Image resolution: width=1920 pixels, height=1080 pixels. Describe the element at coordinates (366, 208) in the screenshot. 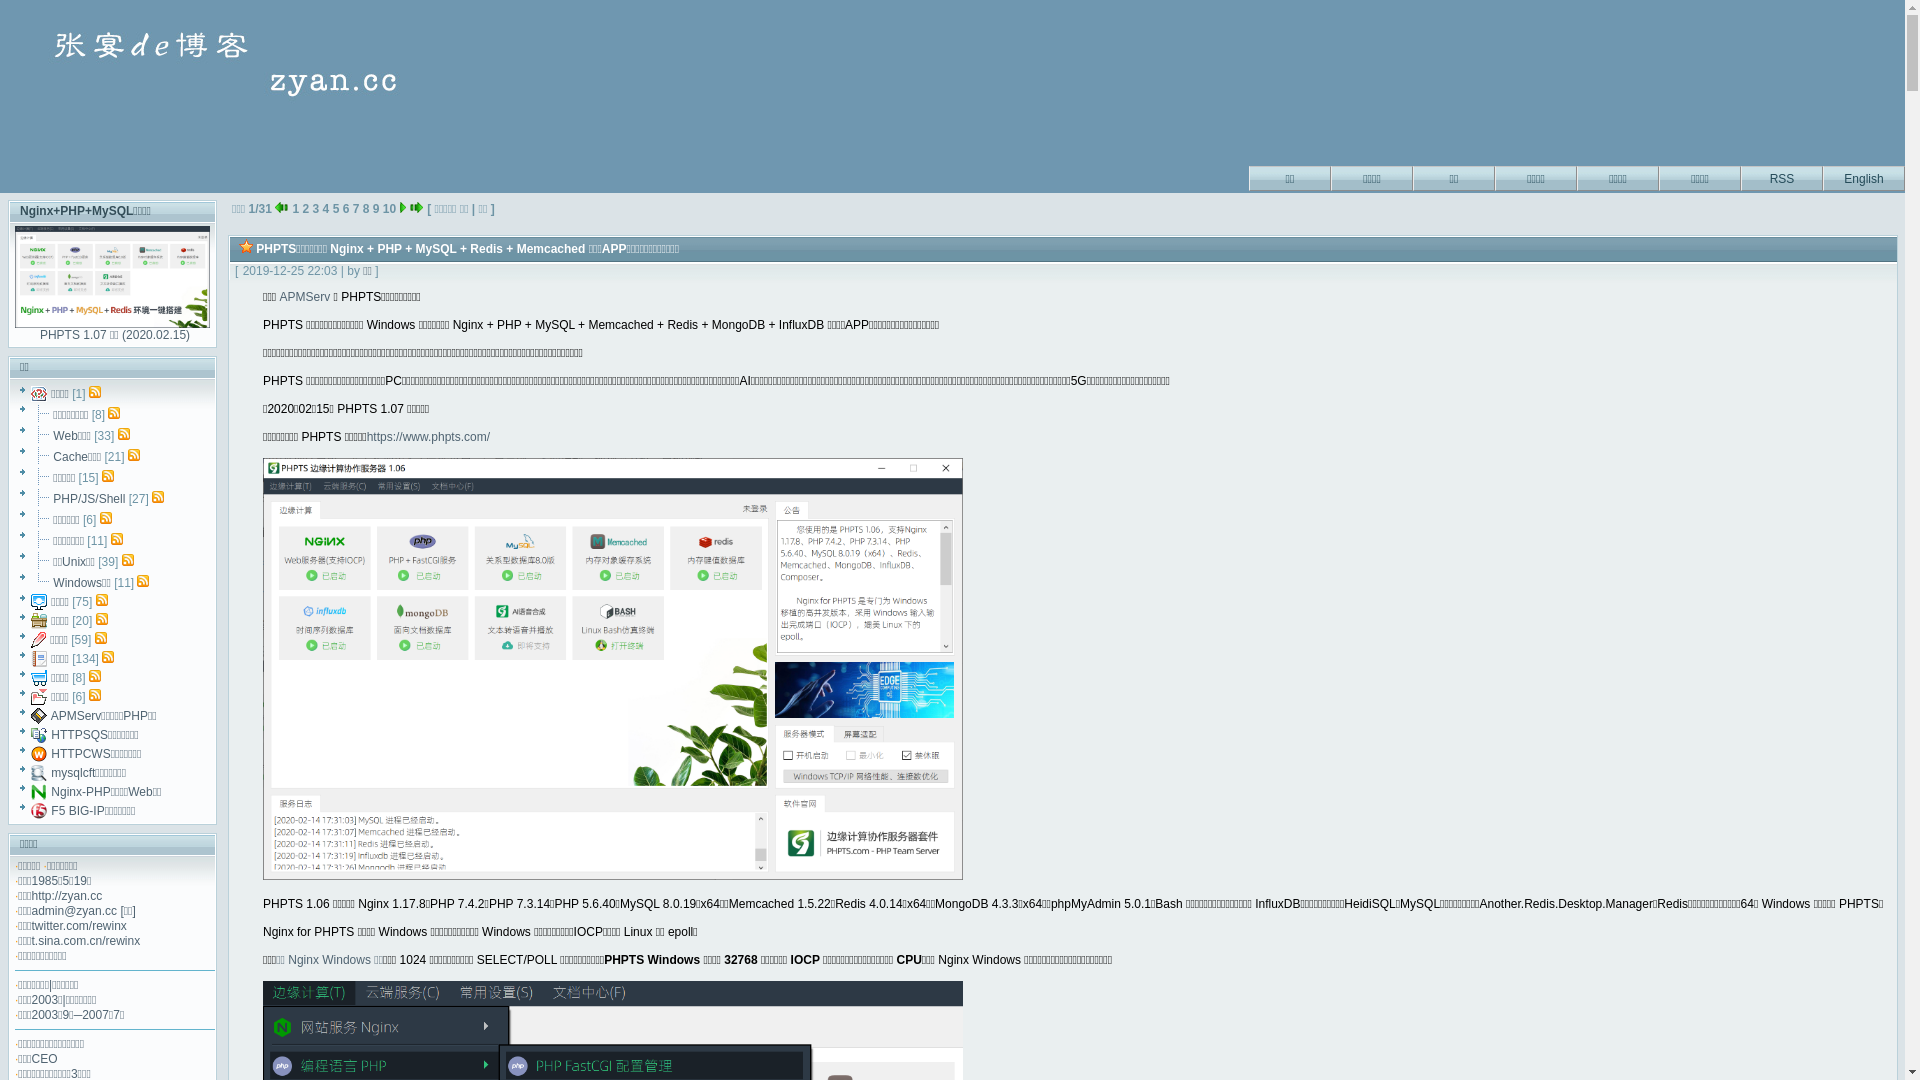

I see `'8'` at that location.